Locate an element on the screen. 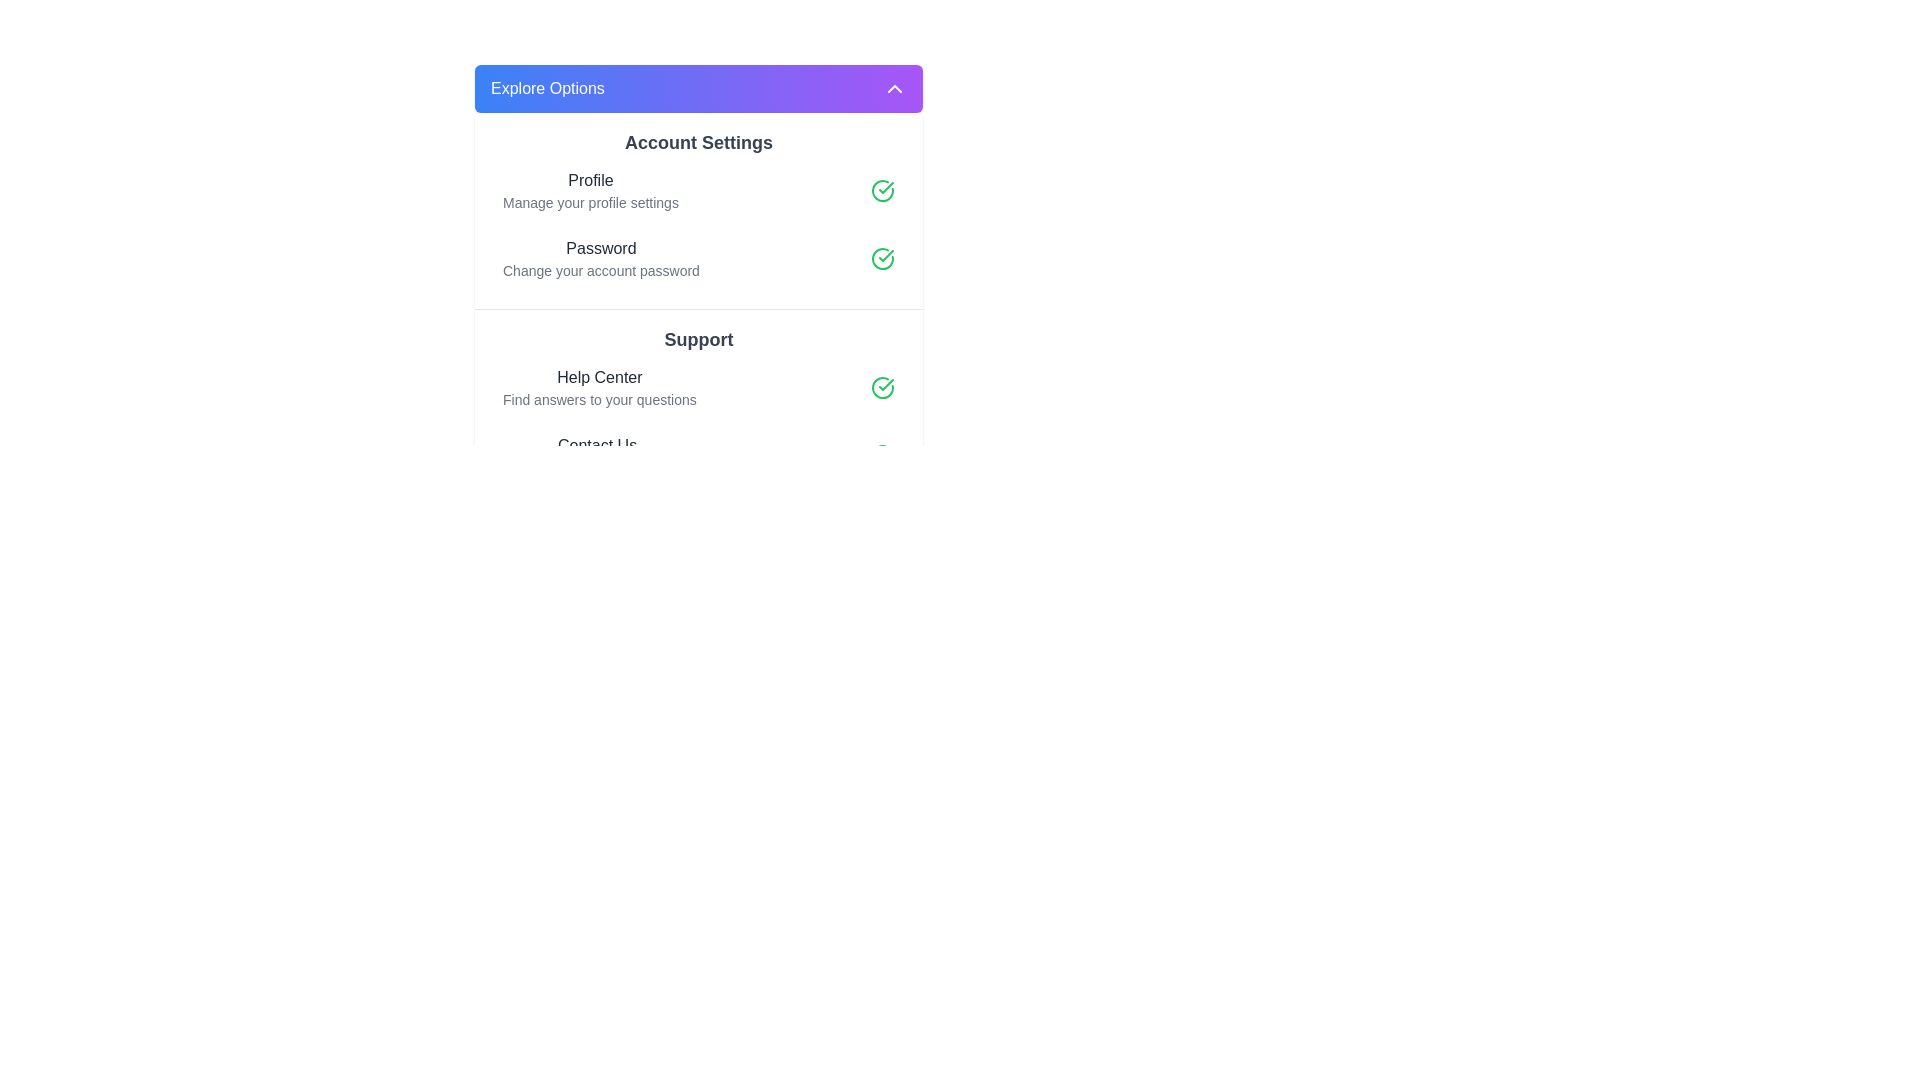 Image resolution: width=1920 pixels, height=1080 pixels. the chevron upward icon within the SVG component that indicates expanding or collapsing the associated menu, located at the rightmost edge of the 'Explore Options' button is located at coordinates (893, 87).